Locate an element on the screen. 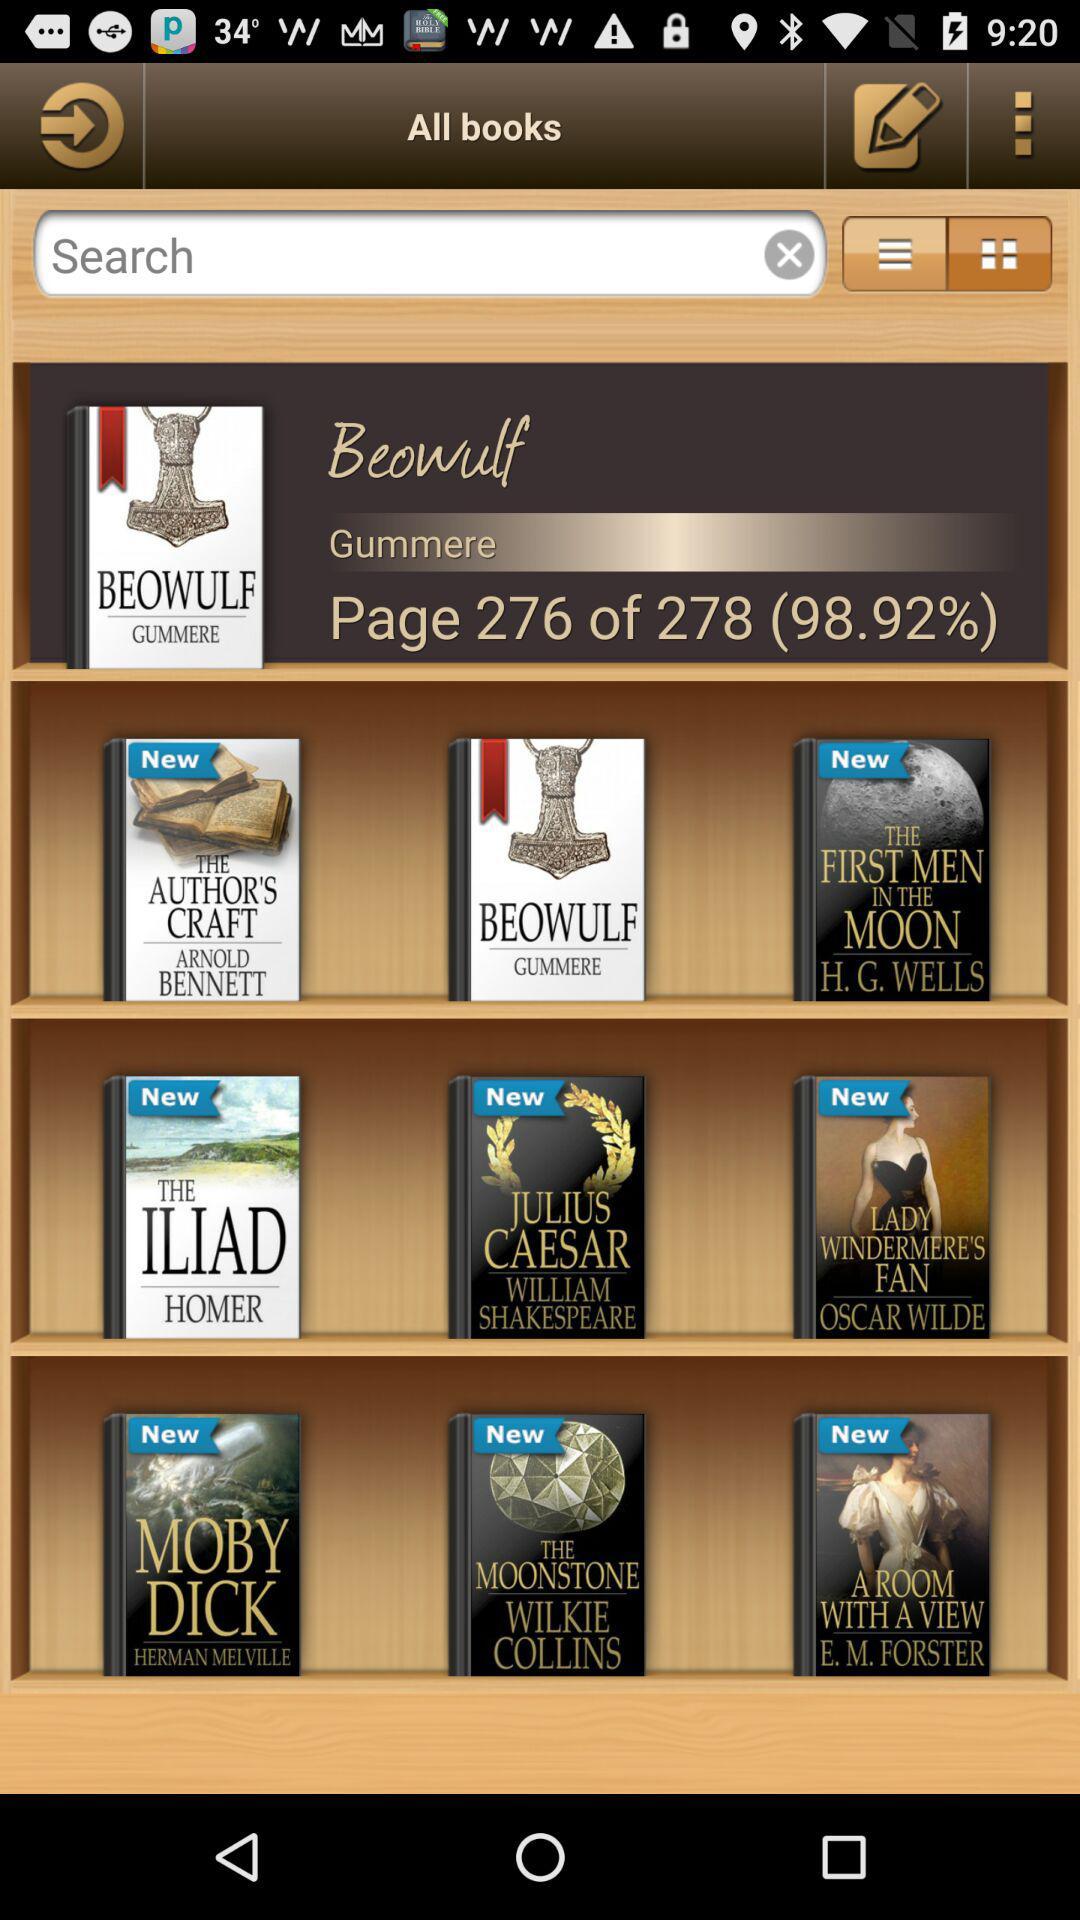  this button menu selection is located at coordinates (1024, 124).